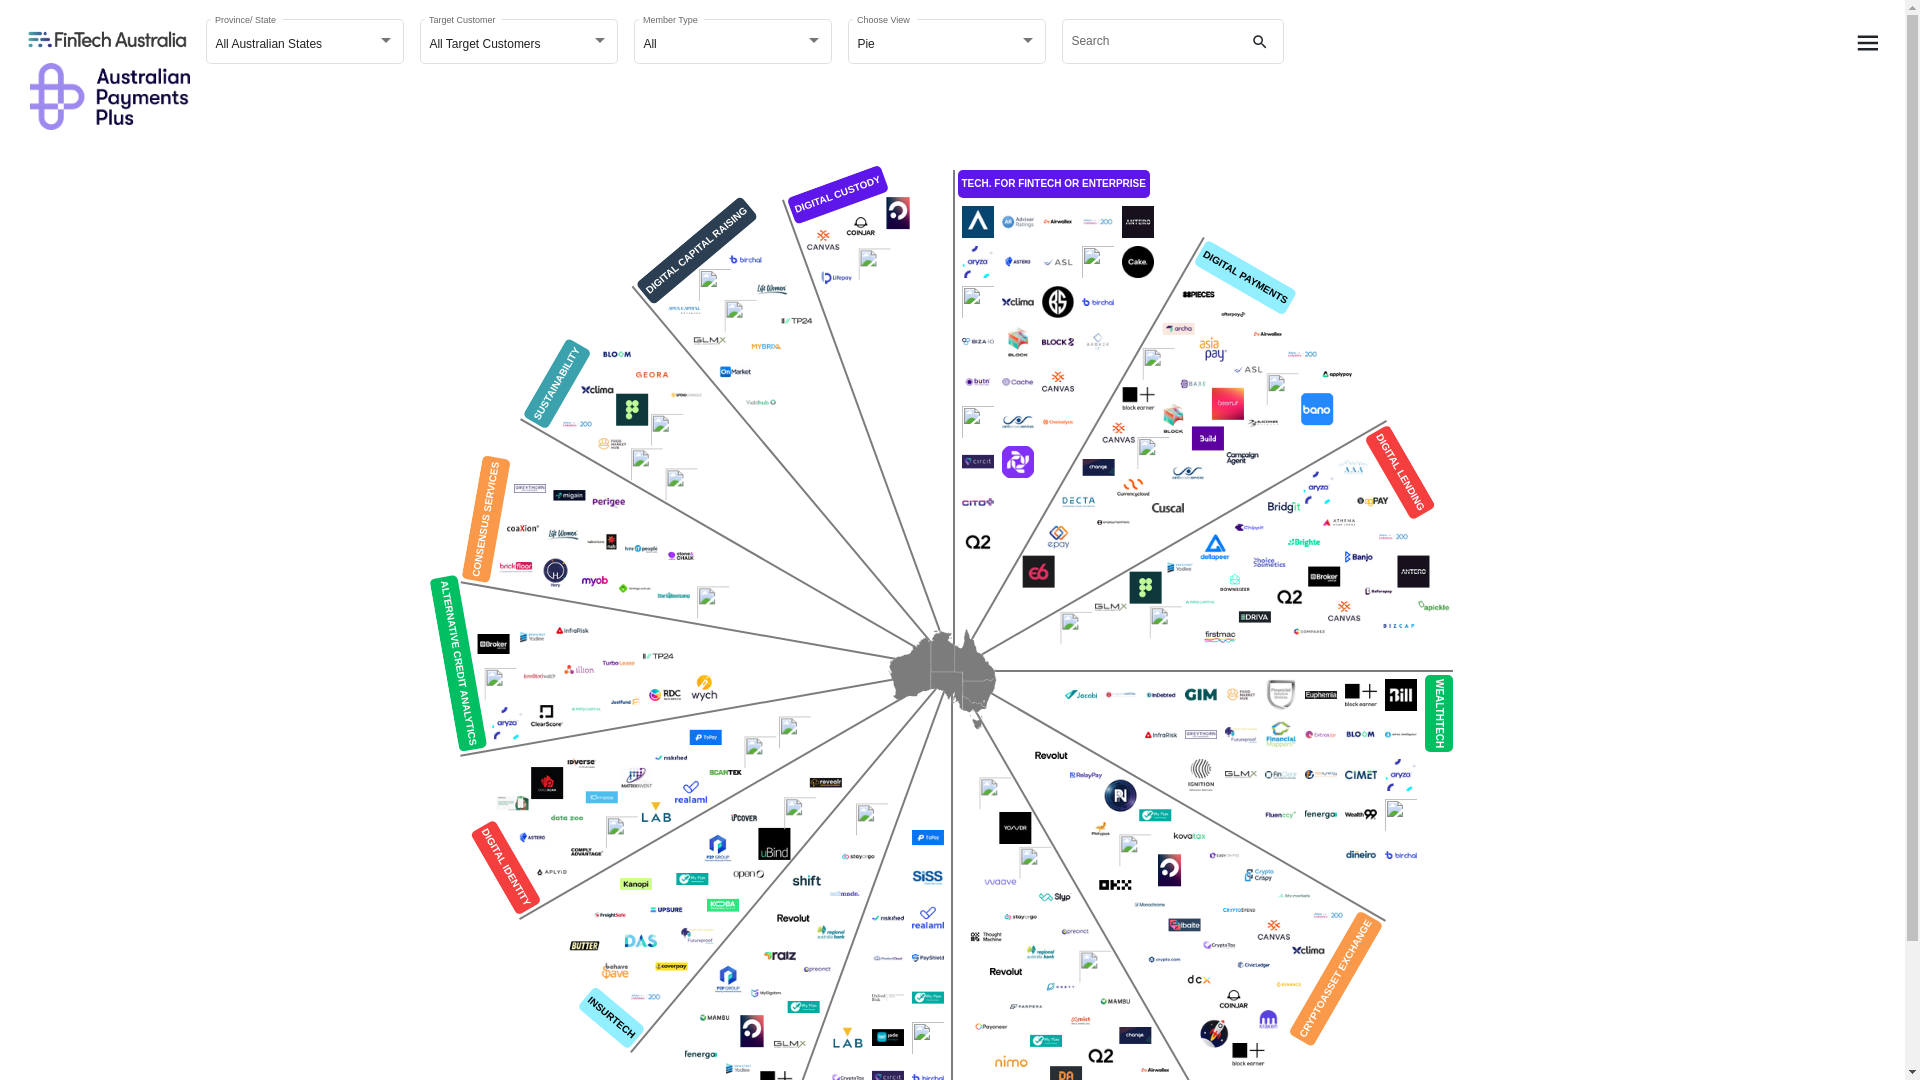 This screenshot has width=1920, height=1080. What do you see at coordinates (1017, 222) in the screenshot?
I see `'Adviser Ratings Pty Ltd'` at bounding box center [1017, 222].